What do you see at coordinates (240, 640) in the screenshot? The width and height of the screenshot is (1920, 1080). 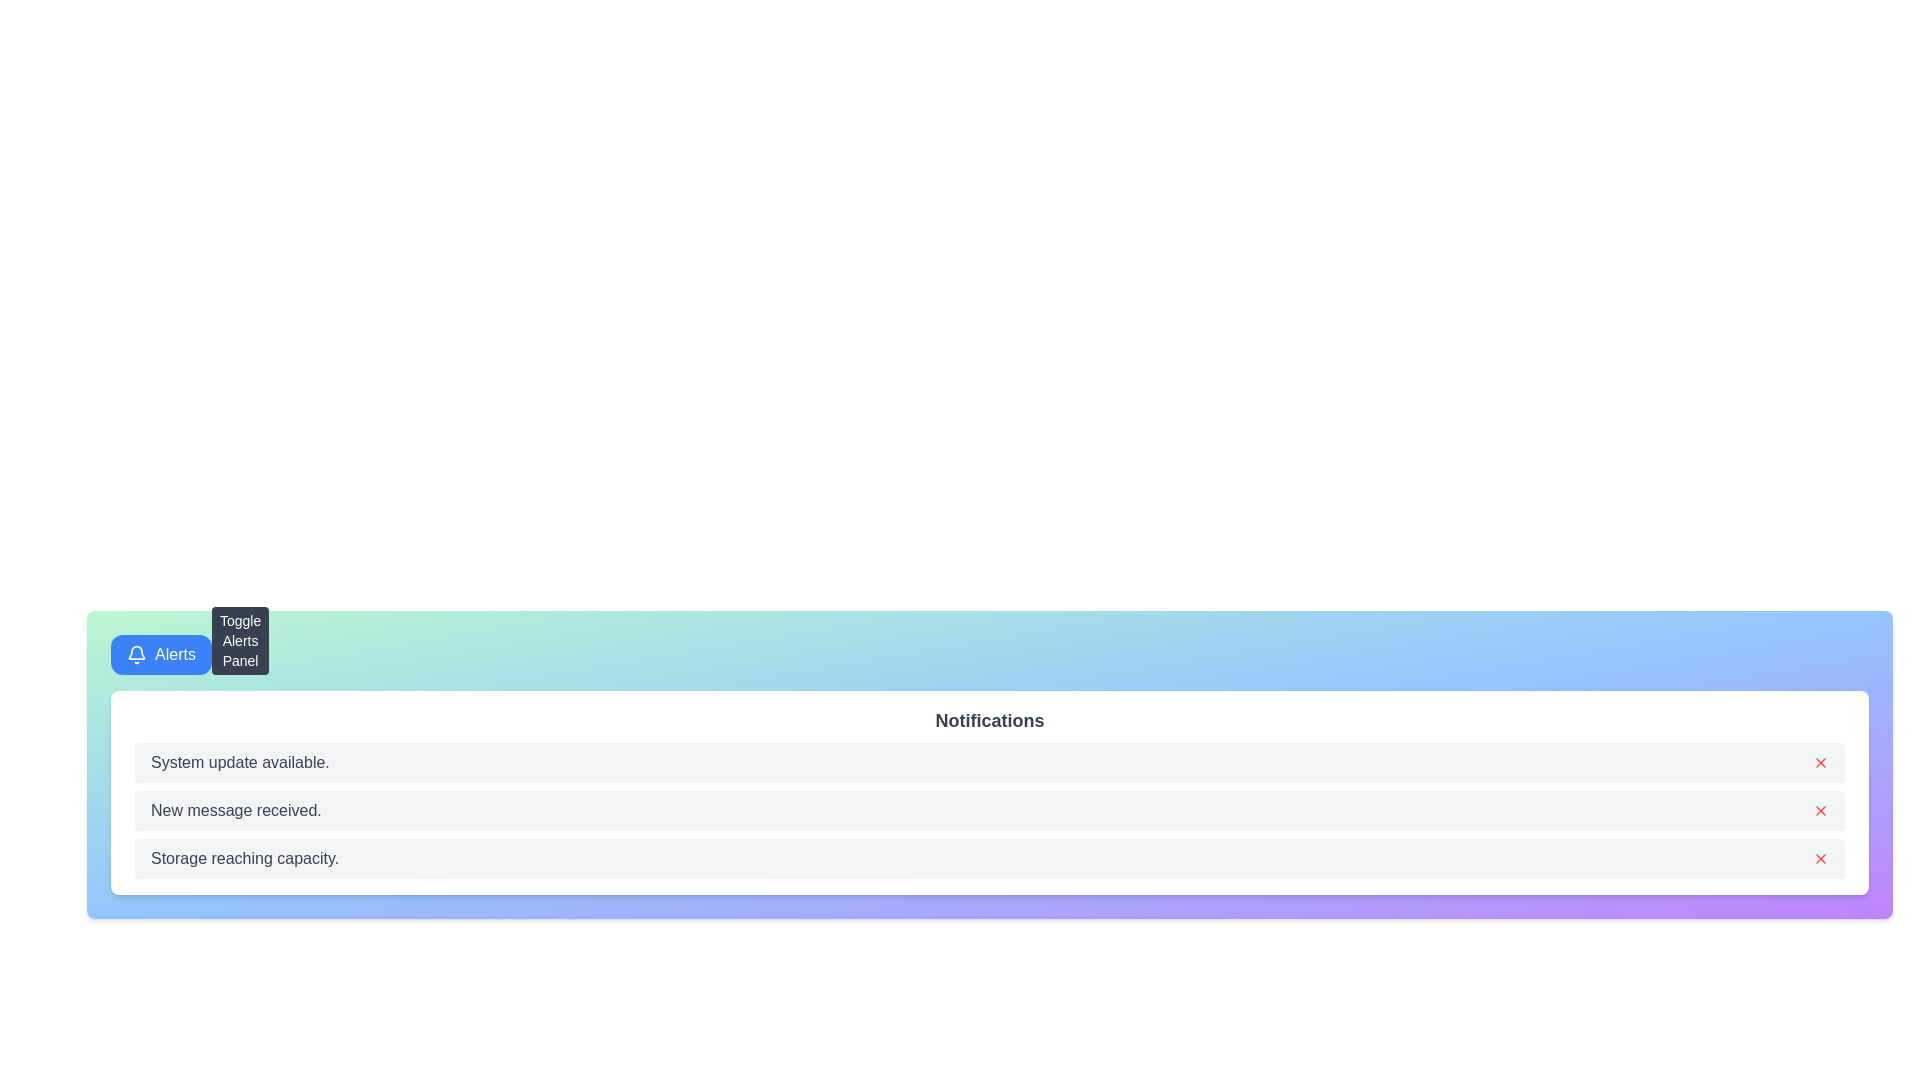 I see `the tooltip labeled 'Toggle Alerts Panel', which has a dark gray background and white text, positioned to the right of the 'Alerts' button` at bounding box center [240, 640].